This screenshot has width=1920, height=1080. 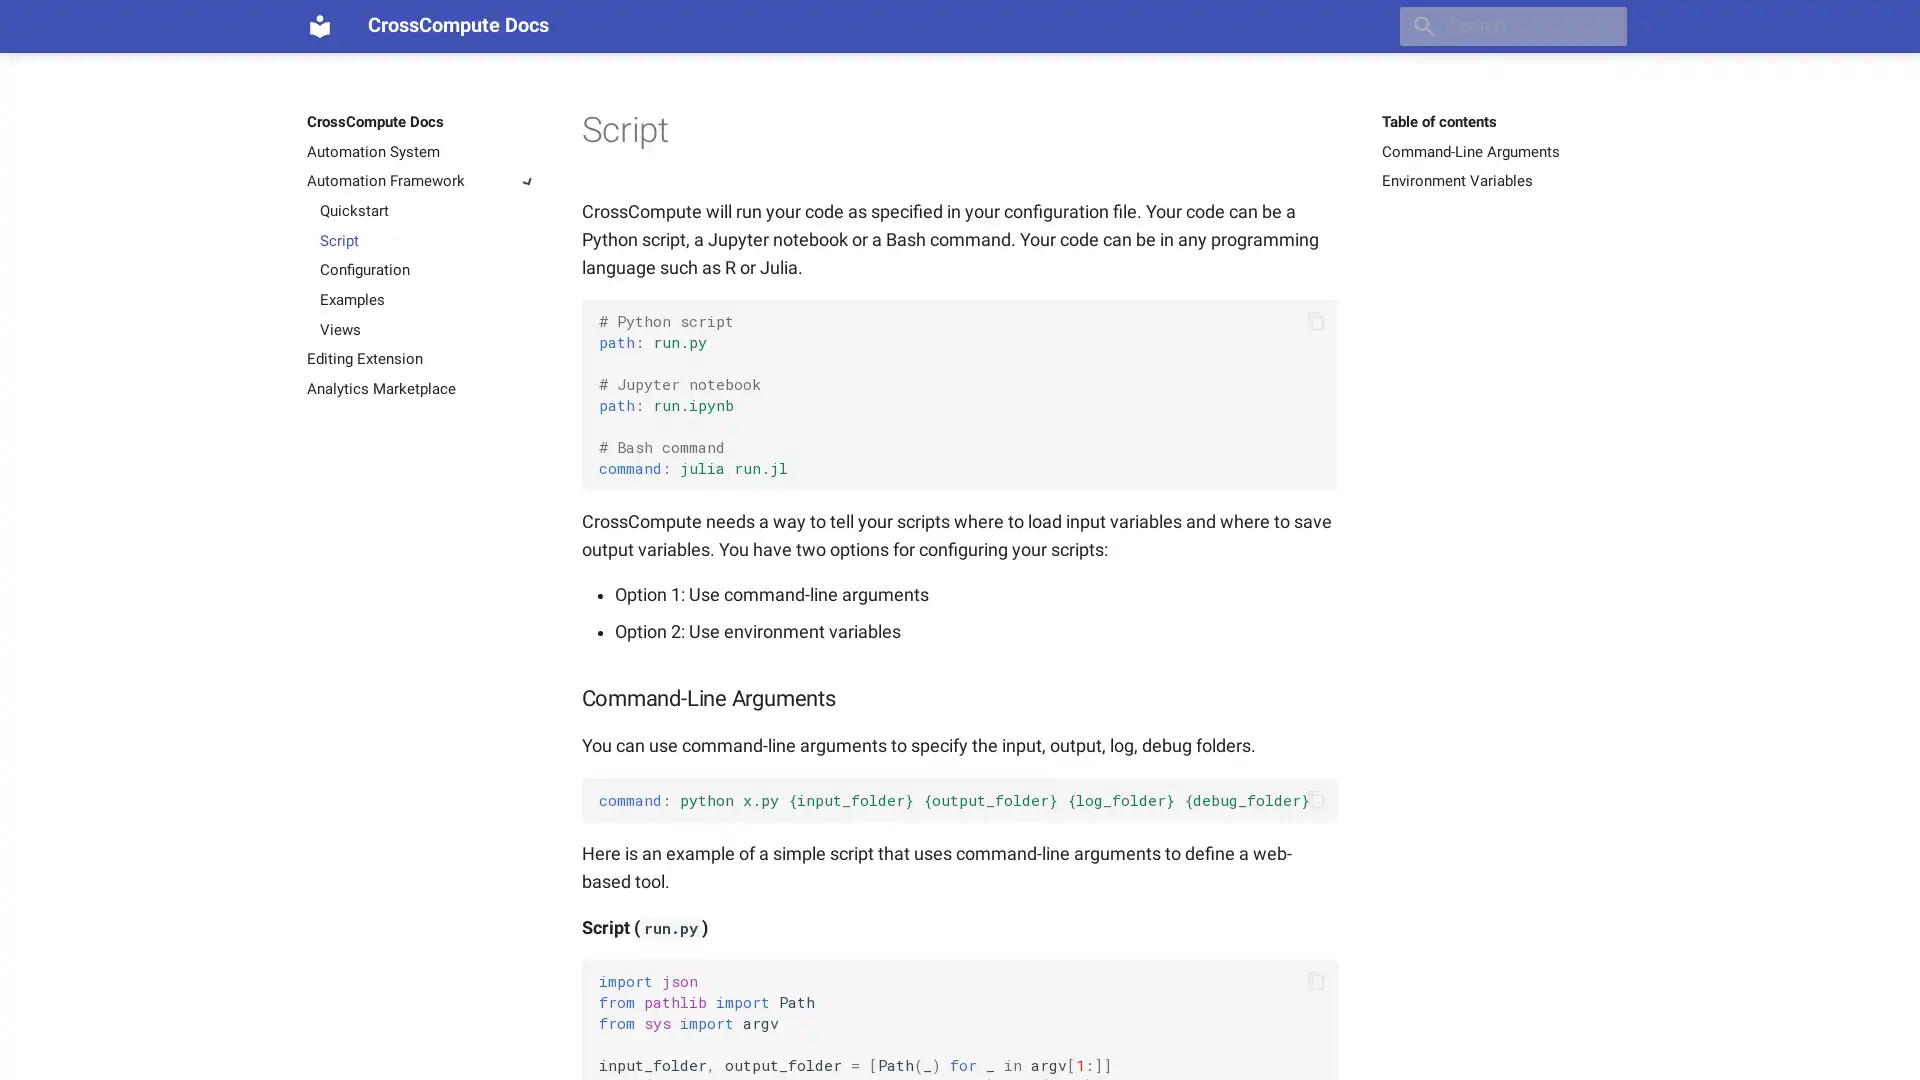 What do you see at coordinates (1602, 26) in the screenshot?
I see `Clear` at bounding box center [1602, 26].